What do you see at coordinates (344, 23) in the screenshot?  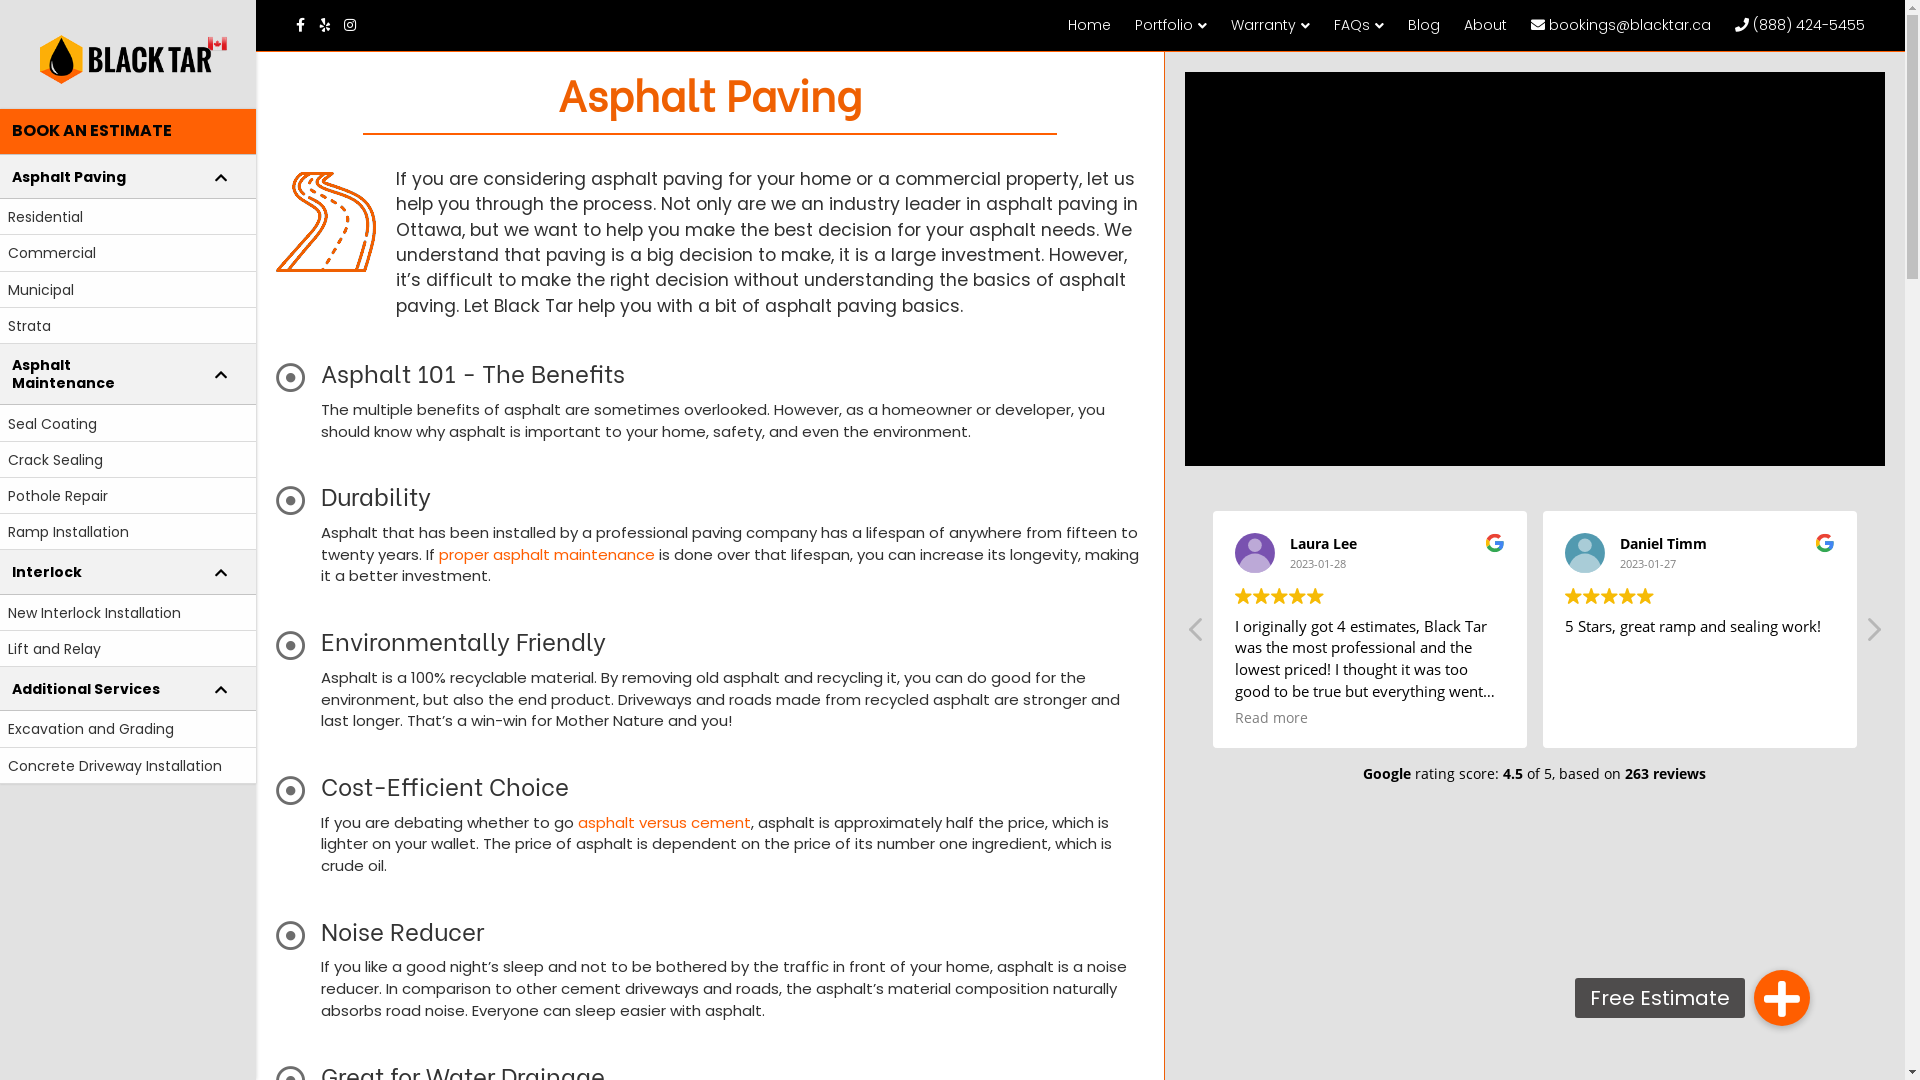 I see `'Instagram'` at bounding box center [344, 23].